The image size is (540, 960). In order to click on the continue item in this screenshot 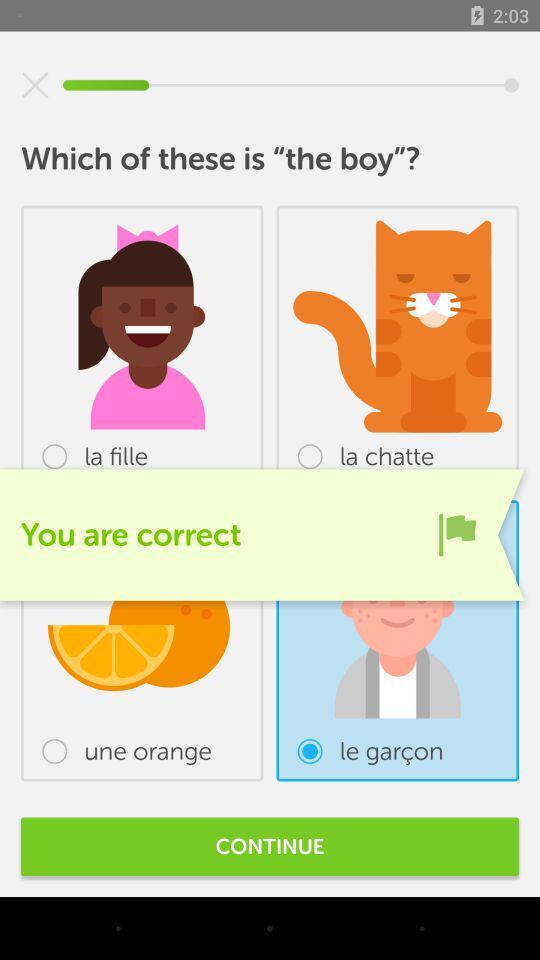, I will do `click(270, 845)`.